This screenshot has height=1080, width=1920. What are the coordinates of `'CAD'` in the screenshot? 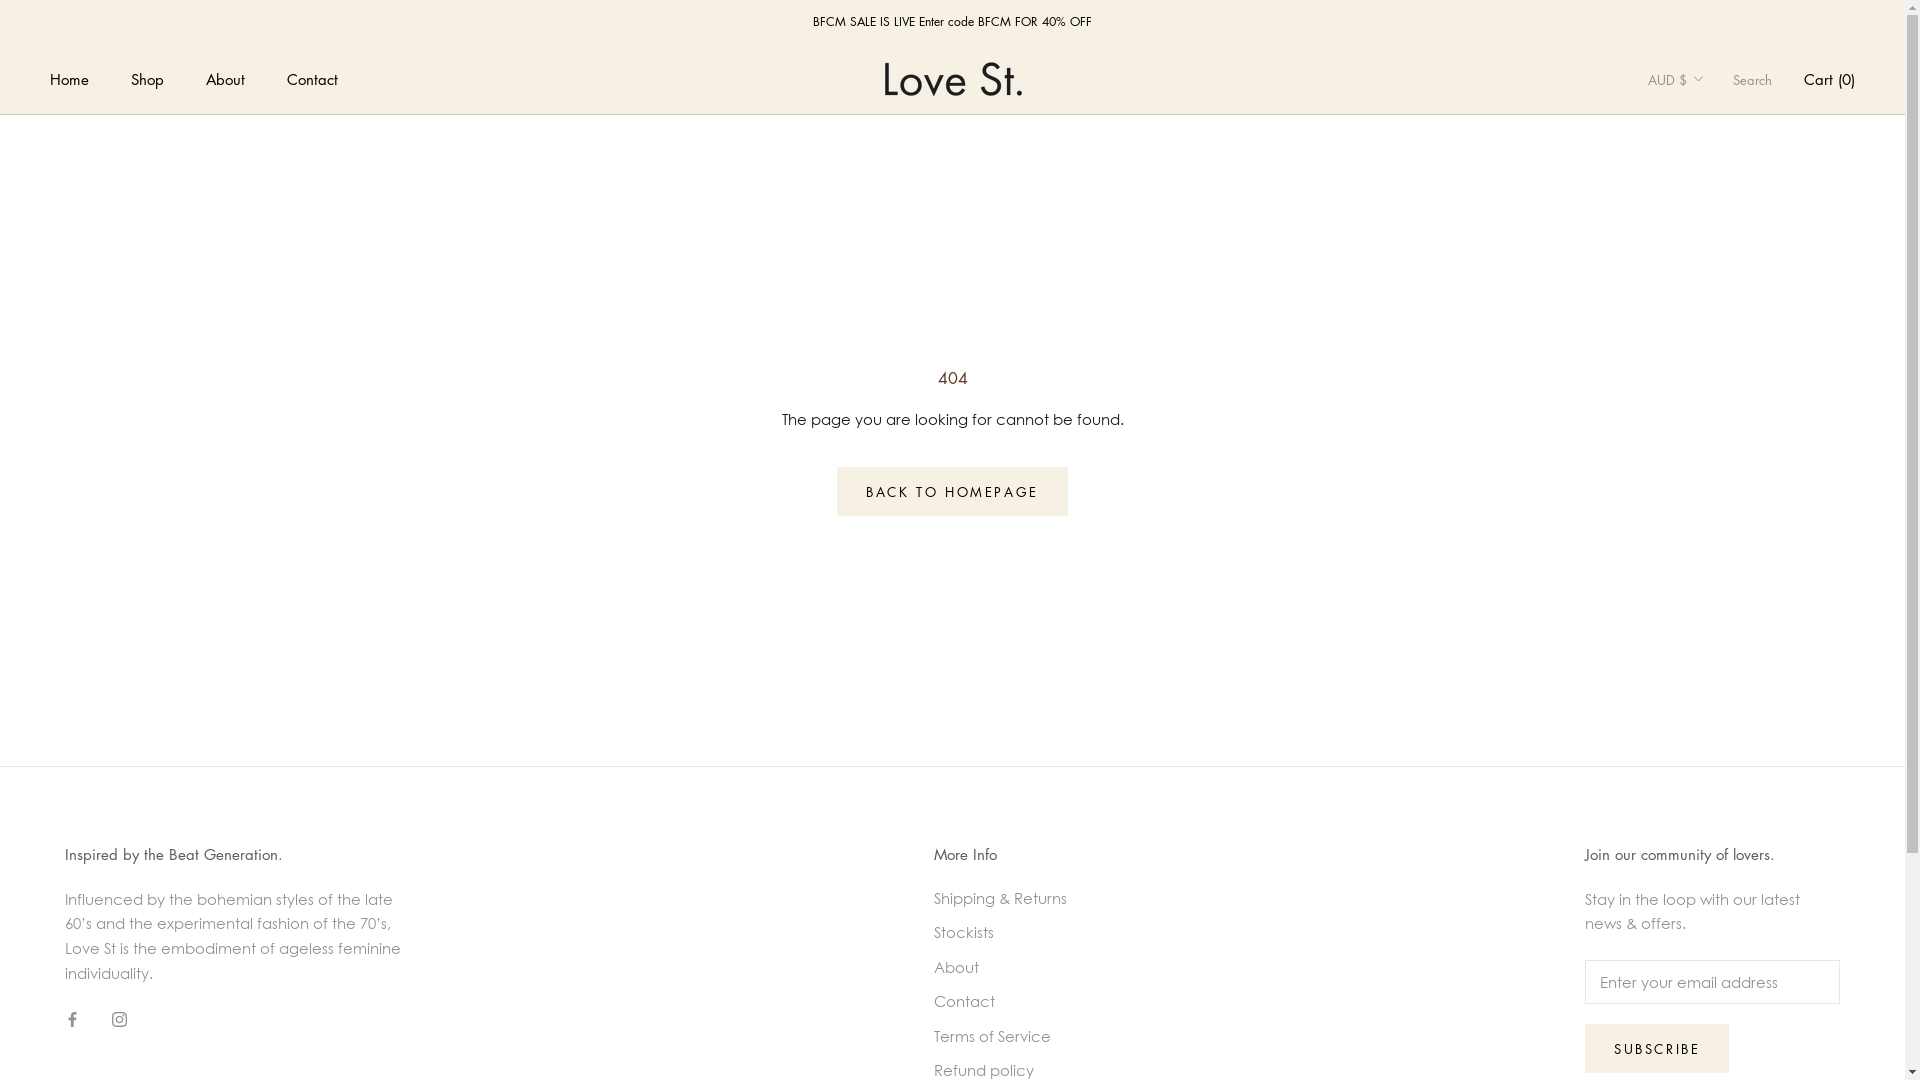 It's located at (1707, 690).